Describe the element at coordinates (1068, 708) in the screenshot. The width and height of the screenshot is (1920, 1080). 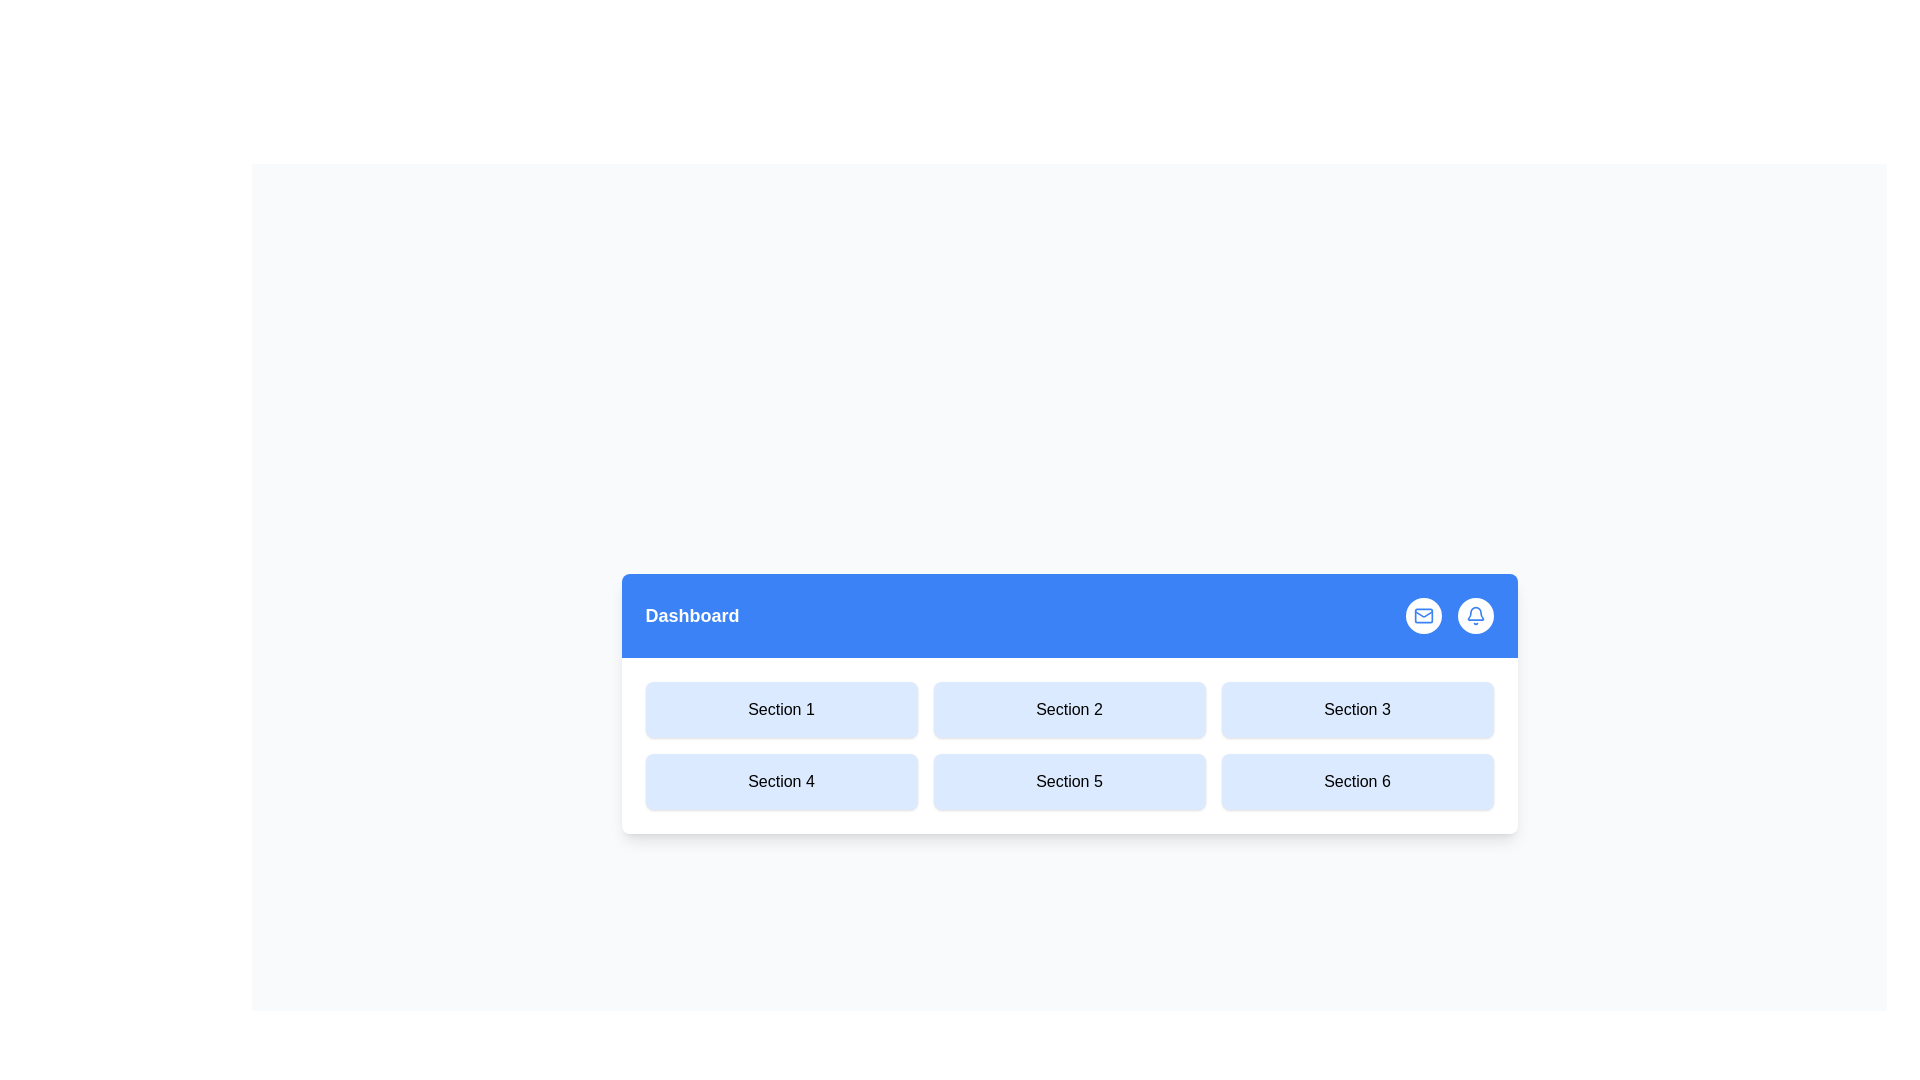
I see `the Button-like interactive label located in the second column of the first row of the grid layout, positioned between 'Section 1' and 'Section 3'` at that location.